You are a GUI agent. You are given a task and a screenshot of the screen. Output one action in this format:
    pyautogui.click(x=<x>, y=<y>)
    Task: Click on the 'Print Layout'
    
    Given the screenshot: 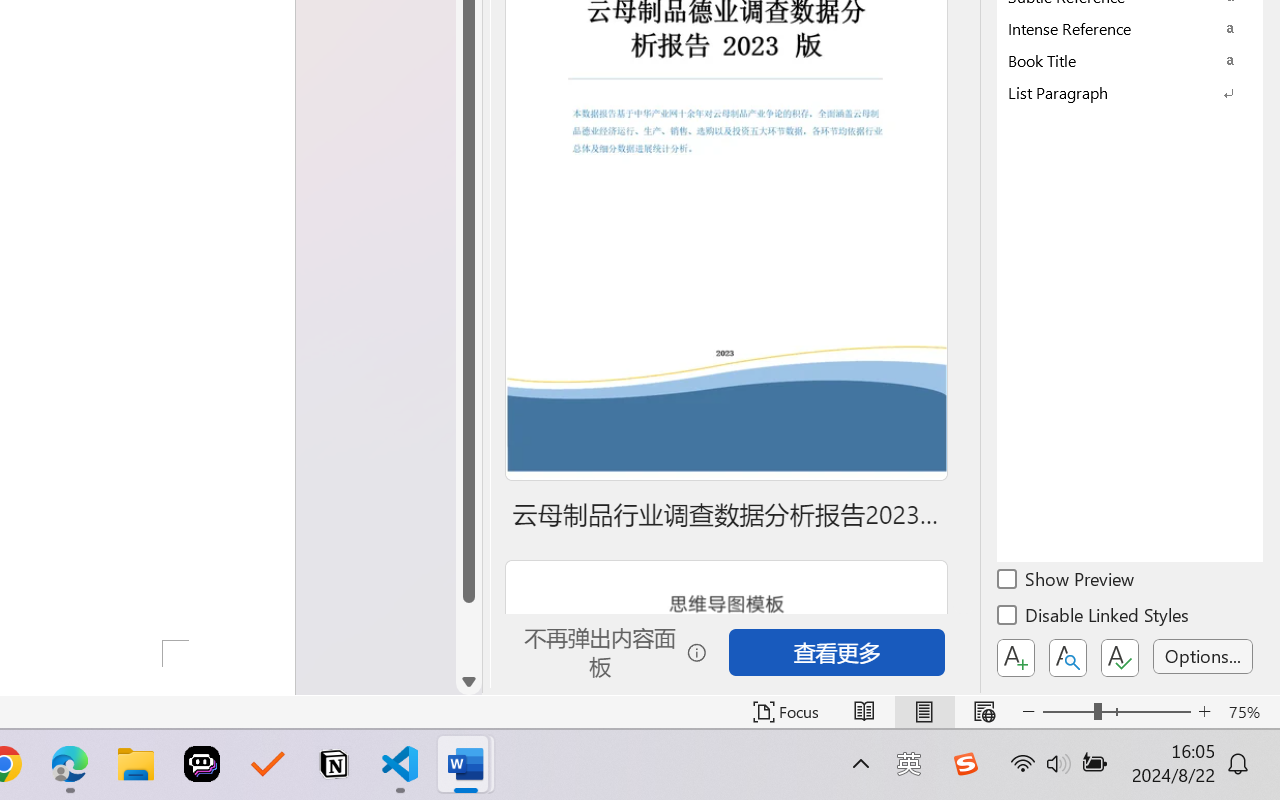 What is the action you would take?
    pyautogui.click(x=923, y=711)
    